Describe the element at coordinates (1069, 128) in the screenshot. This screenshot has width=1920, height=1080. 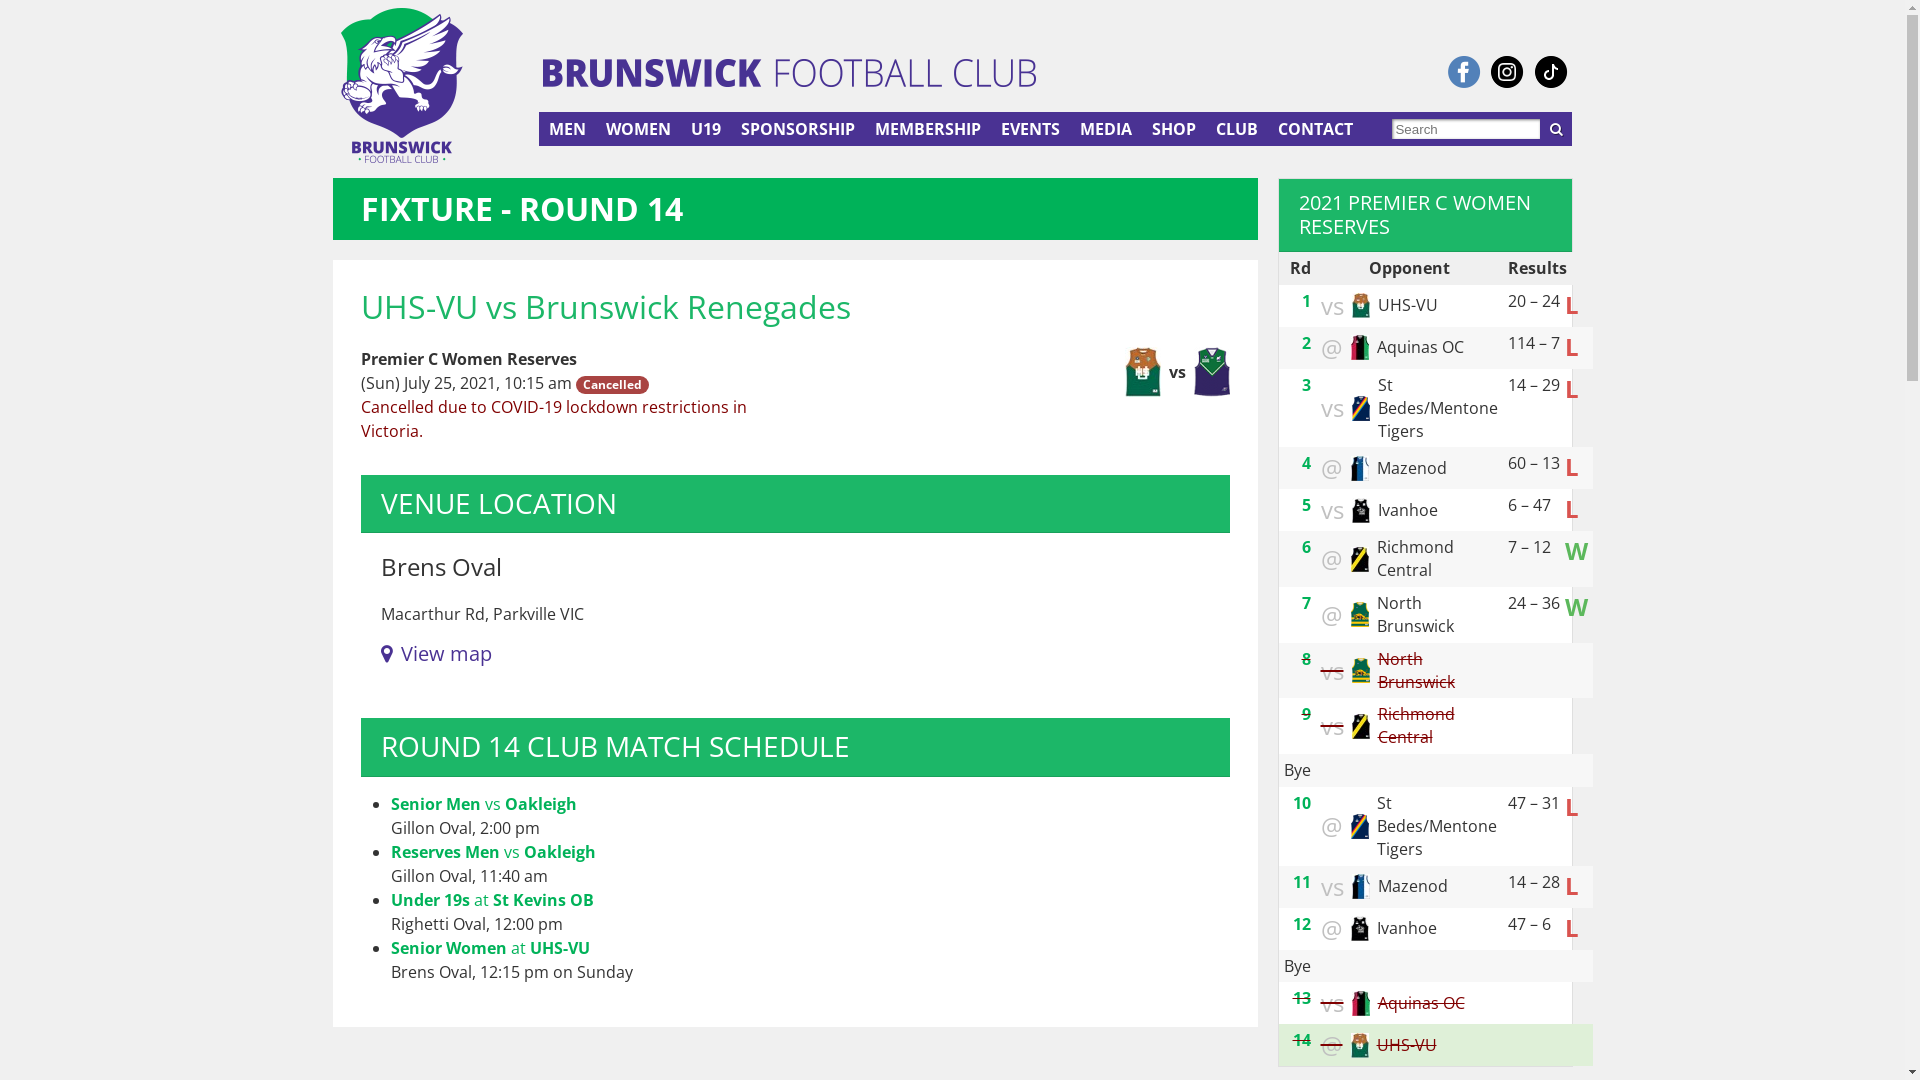
I see `'MEDIA'` at that location.